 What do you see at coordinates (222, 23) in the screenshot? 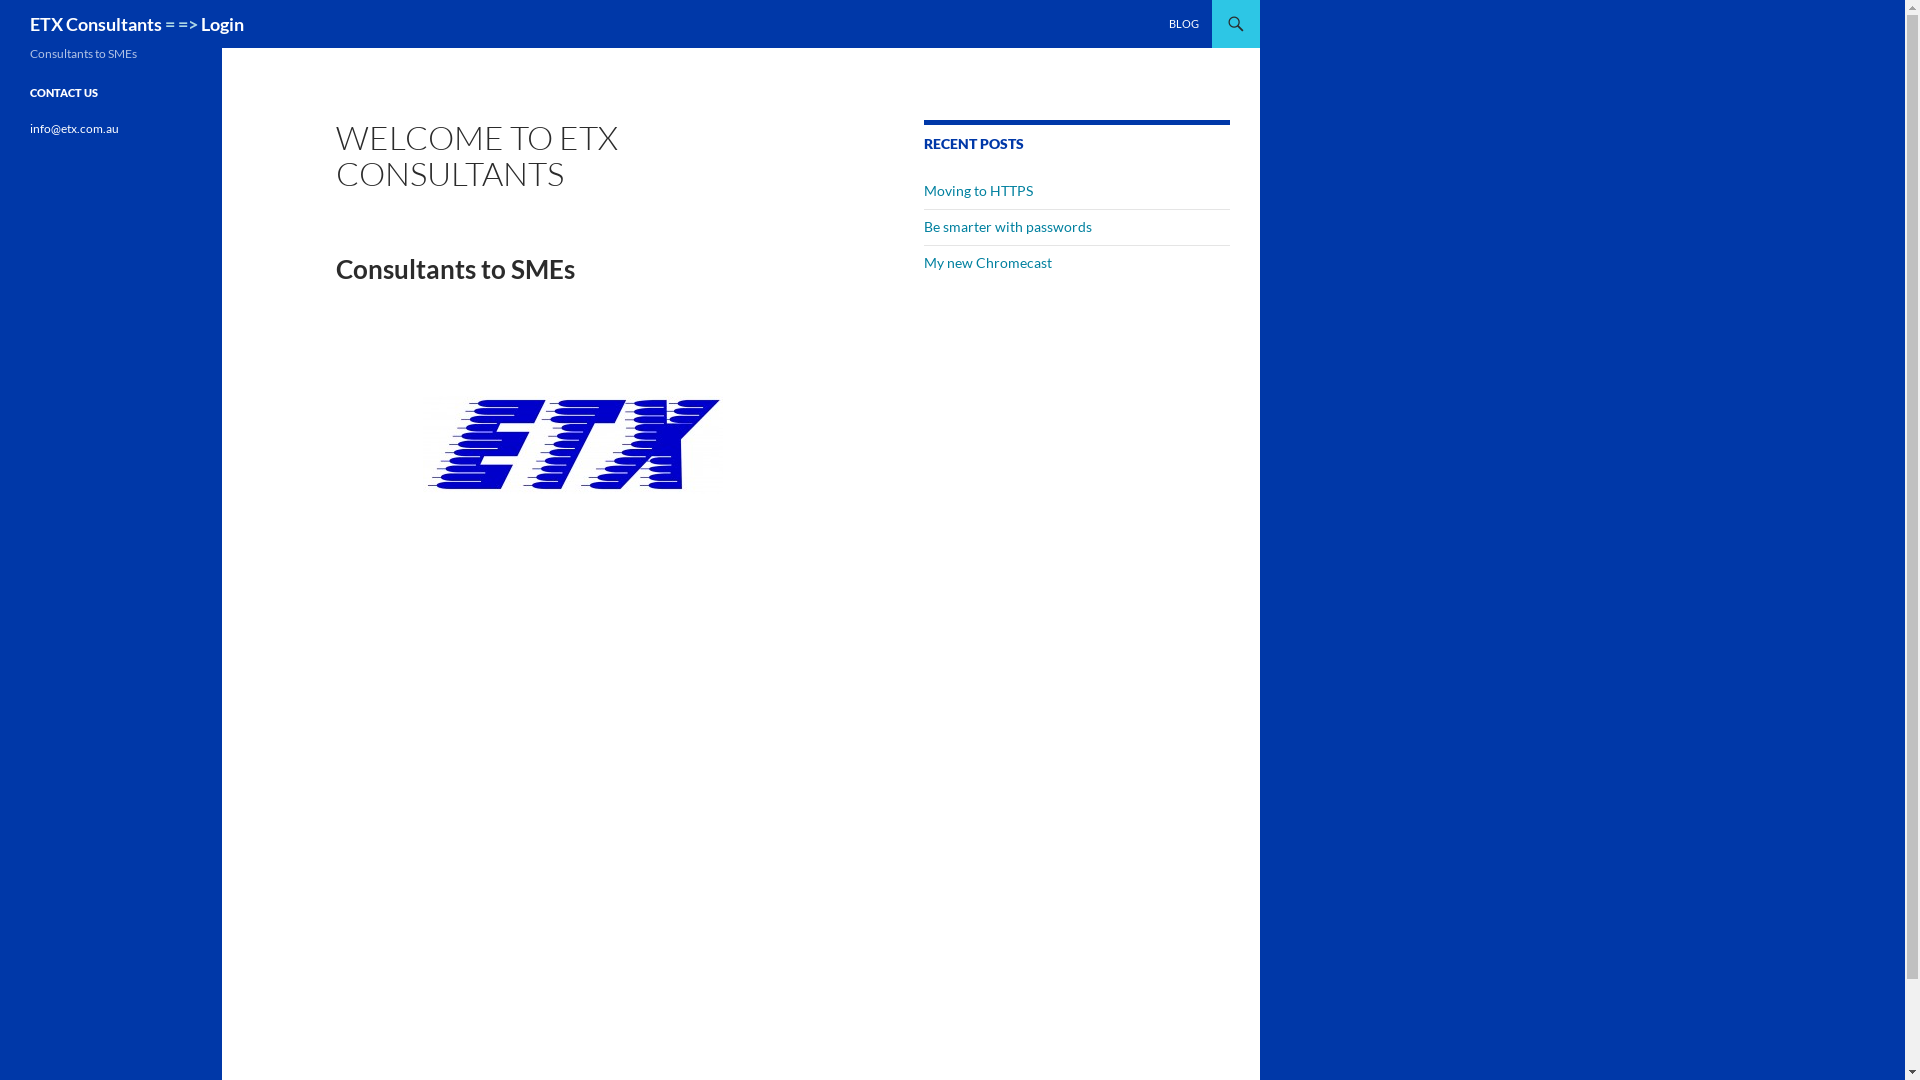
I see `'Login'` at bounding box center [222, 23].